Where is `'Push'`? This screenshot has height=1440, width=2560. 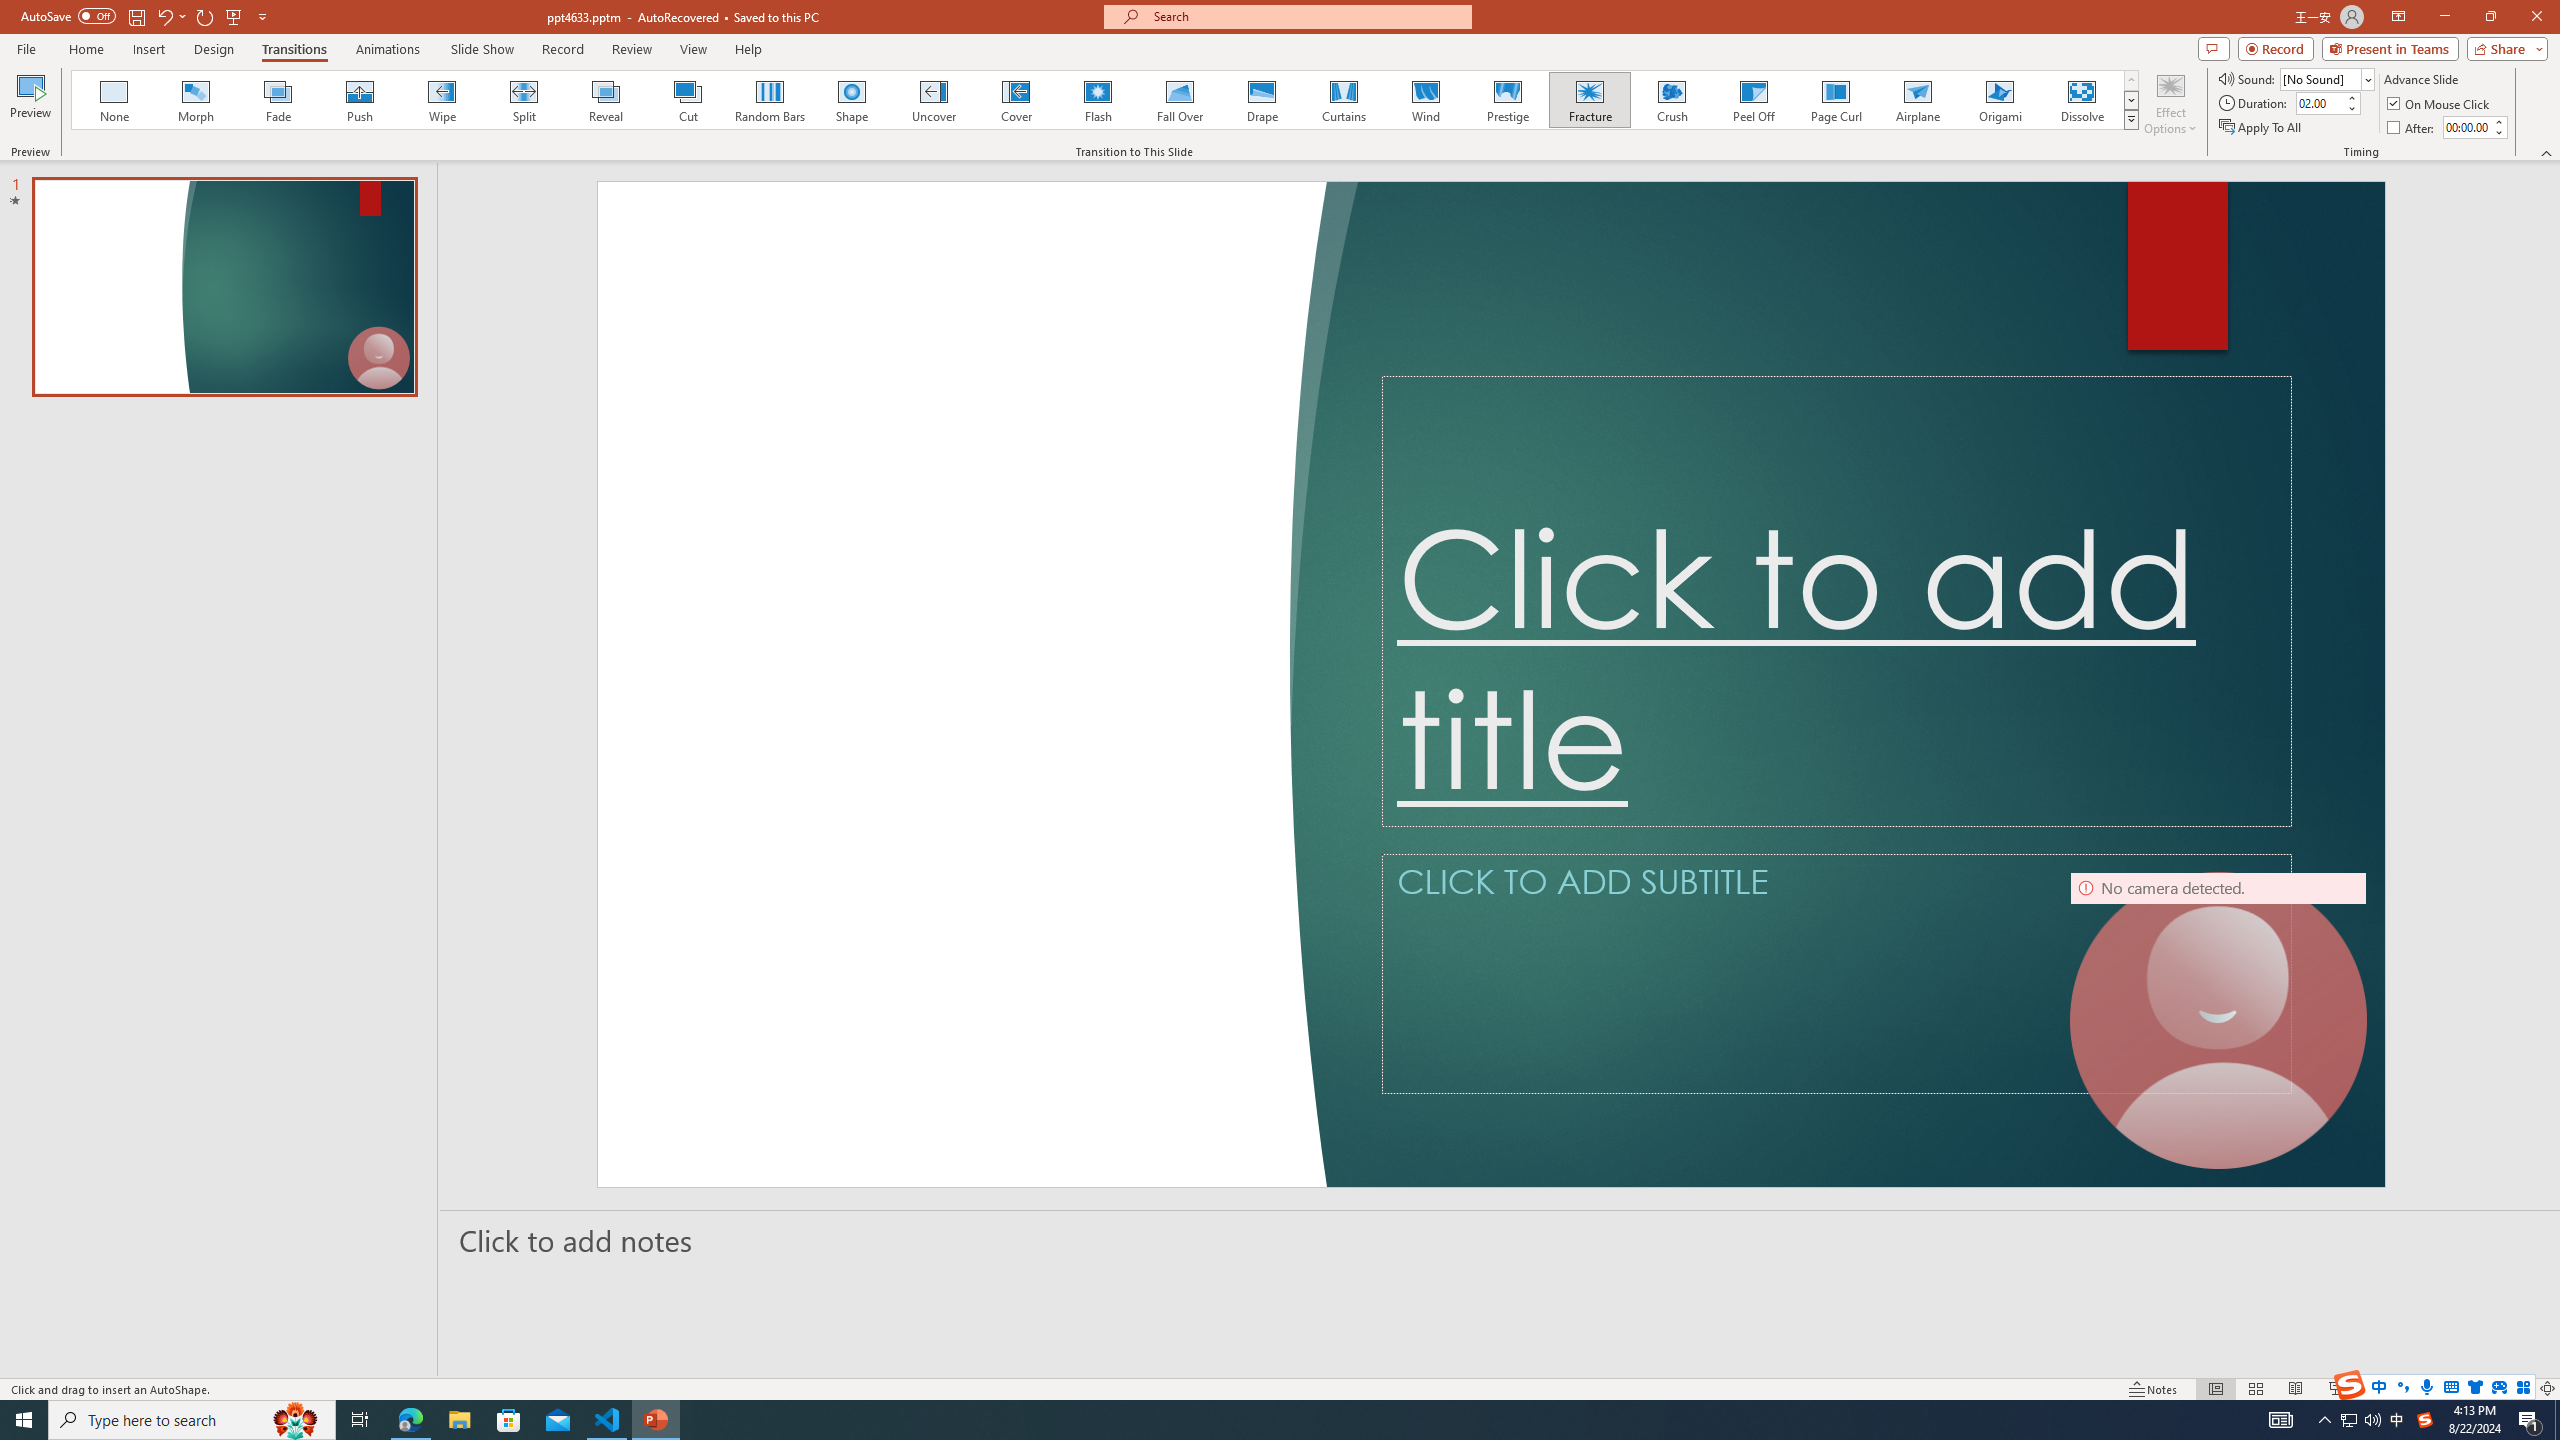
'Push' is located at coordinates (359, 99).